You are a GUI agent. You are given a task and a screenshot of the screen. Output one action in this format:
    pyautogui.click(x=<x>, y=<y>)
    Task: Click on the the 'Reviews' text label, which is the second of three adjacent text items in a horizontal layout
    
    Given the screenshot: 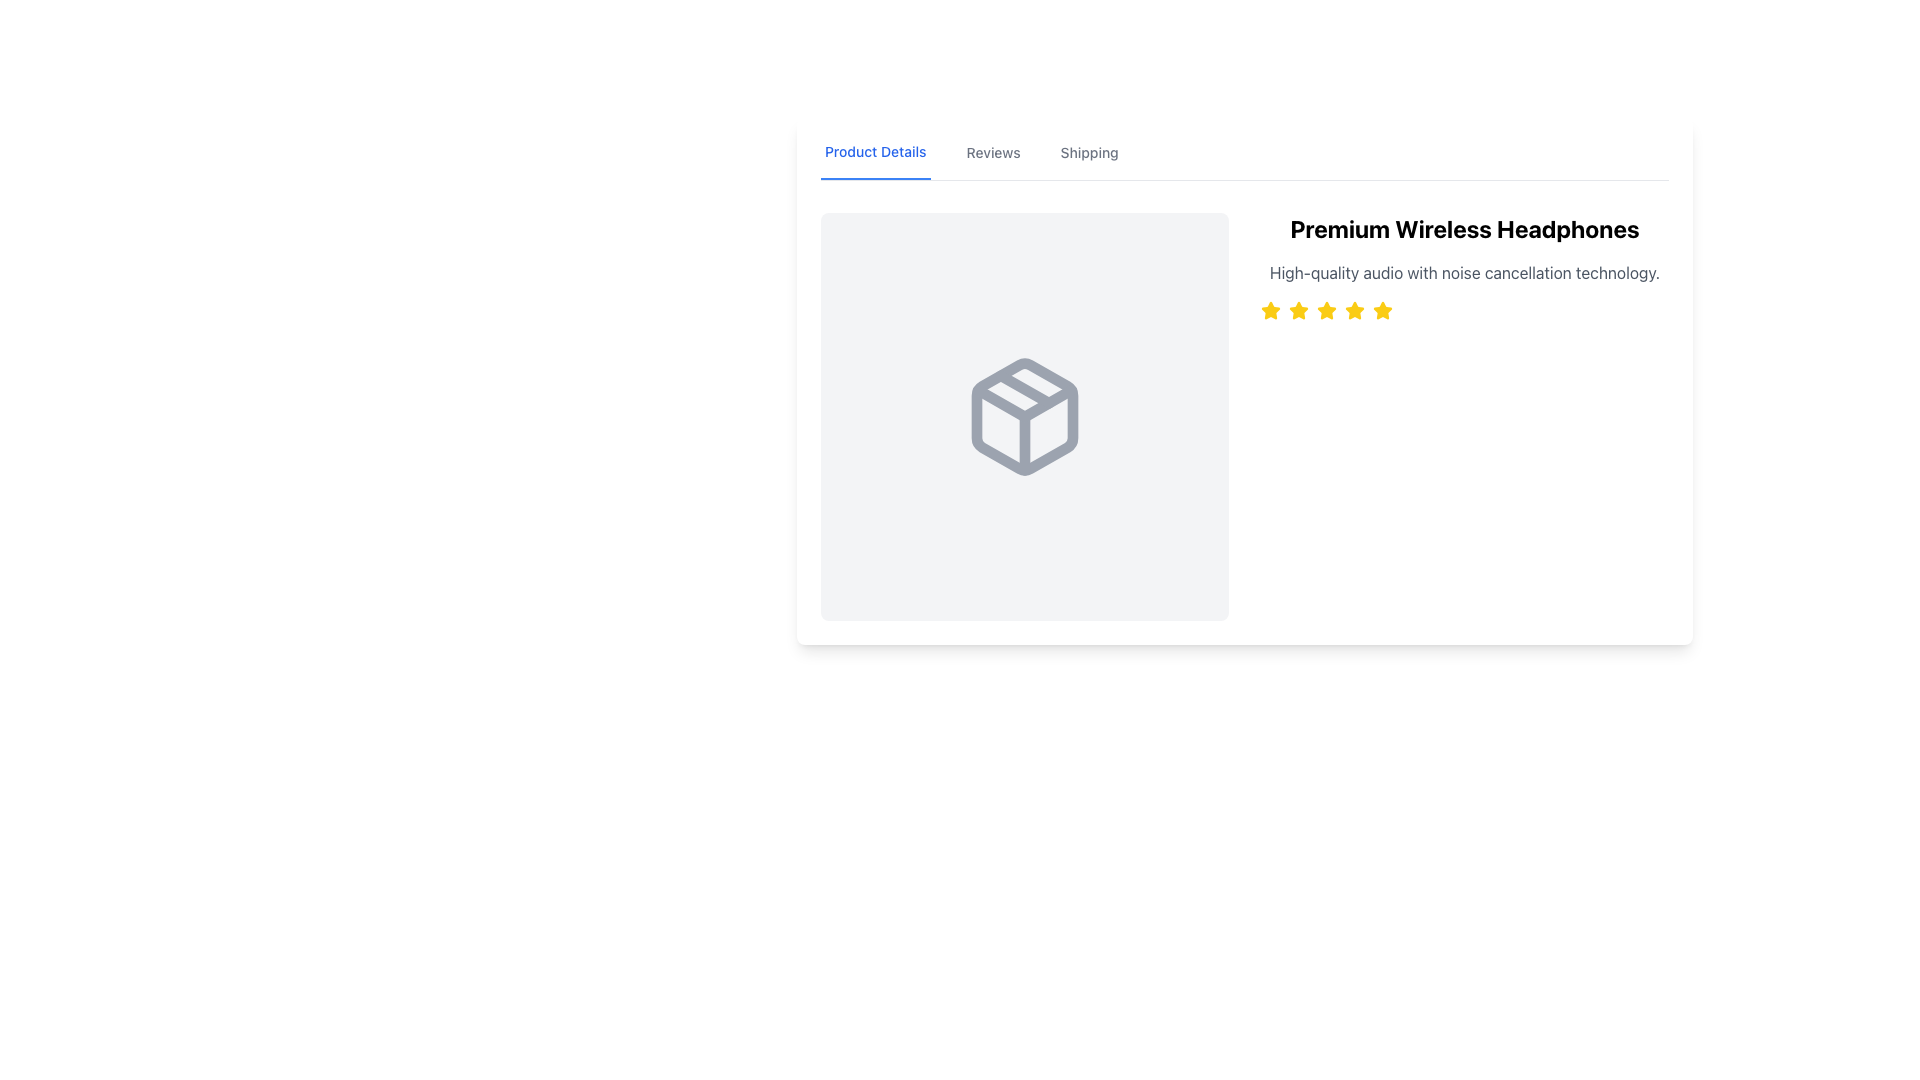 What is the action you would take?
    pyautogui.click(x=993, y=160)
    